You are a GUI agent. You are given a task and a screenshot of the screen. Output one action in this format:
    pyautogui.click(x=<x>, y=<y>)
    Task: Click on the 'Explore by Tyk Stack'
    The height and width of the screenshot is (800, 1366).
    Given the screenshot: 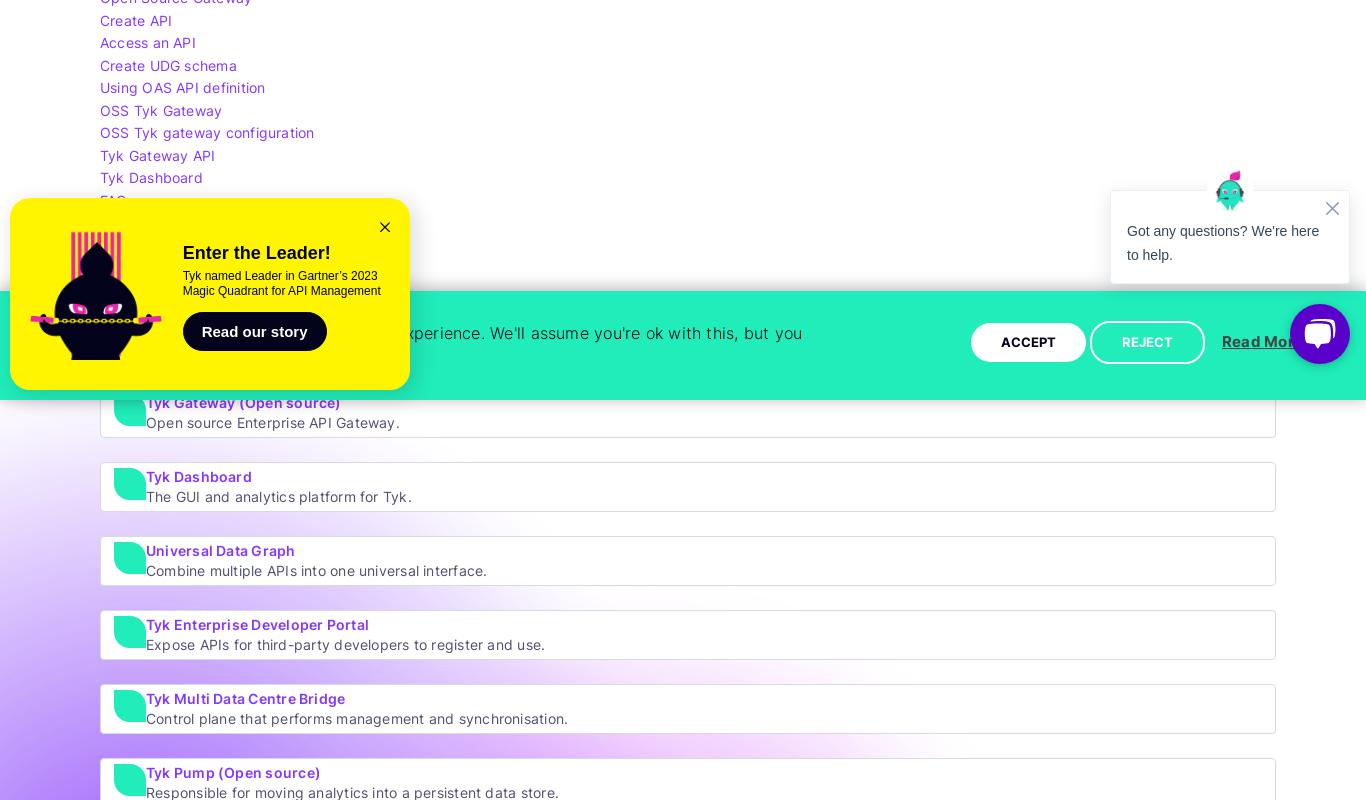 What is the action you would take?
    pyautogui.click(x=99, y=332)
    